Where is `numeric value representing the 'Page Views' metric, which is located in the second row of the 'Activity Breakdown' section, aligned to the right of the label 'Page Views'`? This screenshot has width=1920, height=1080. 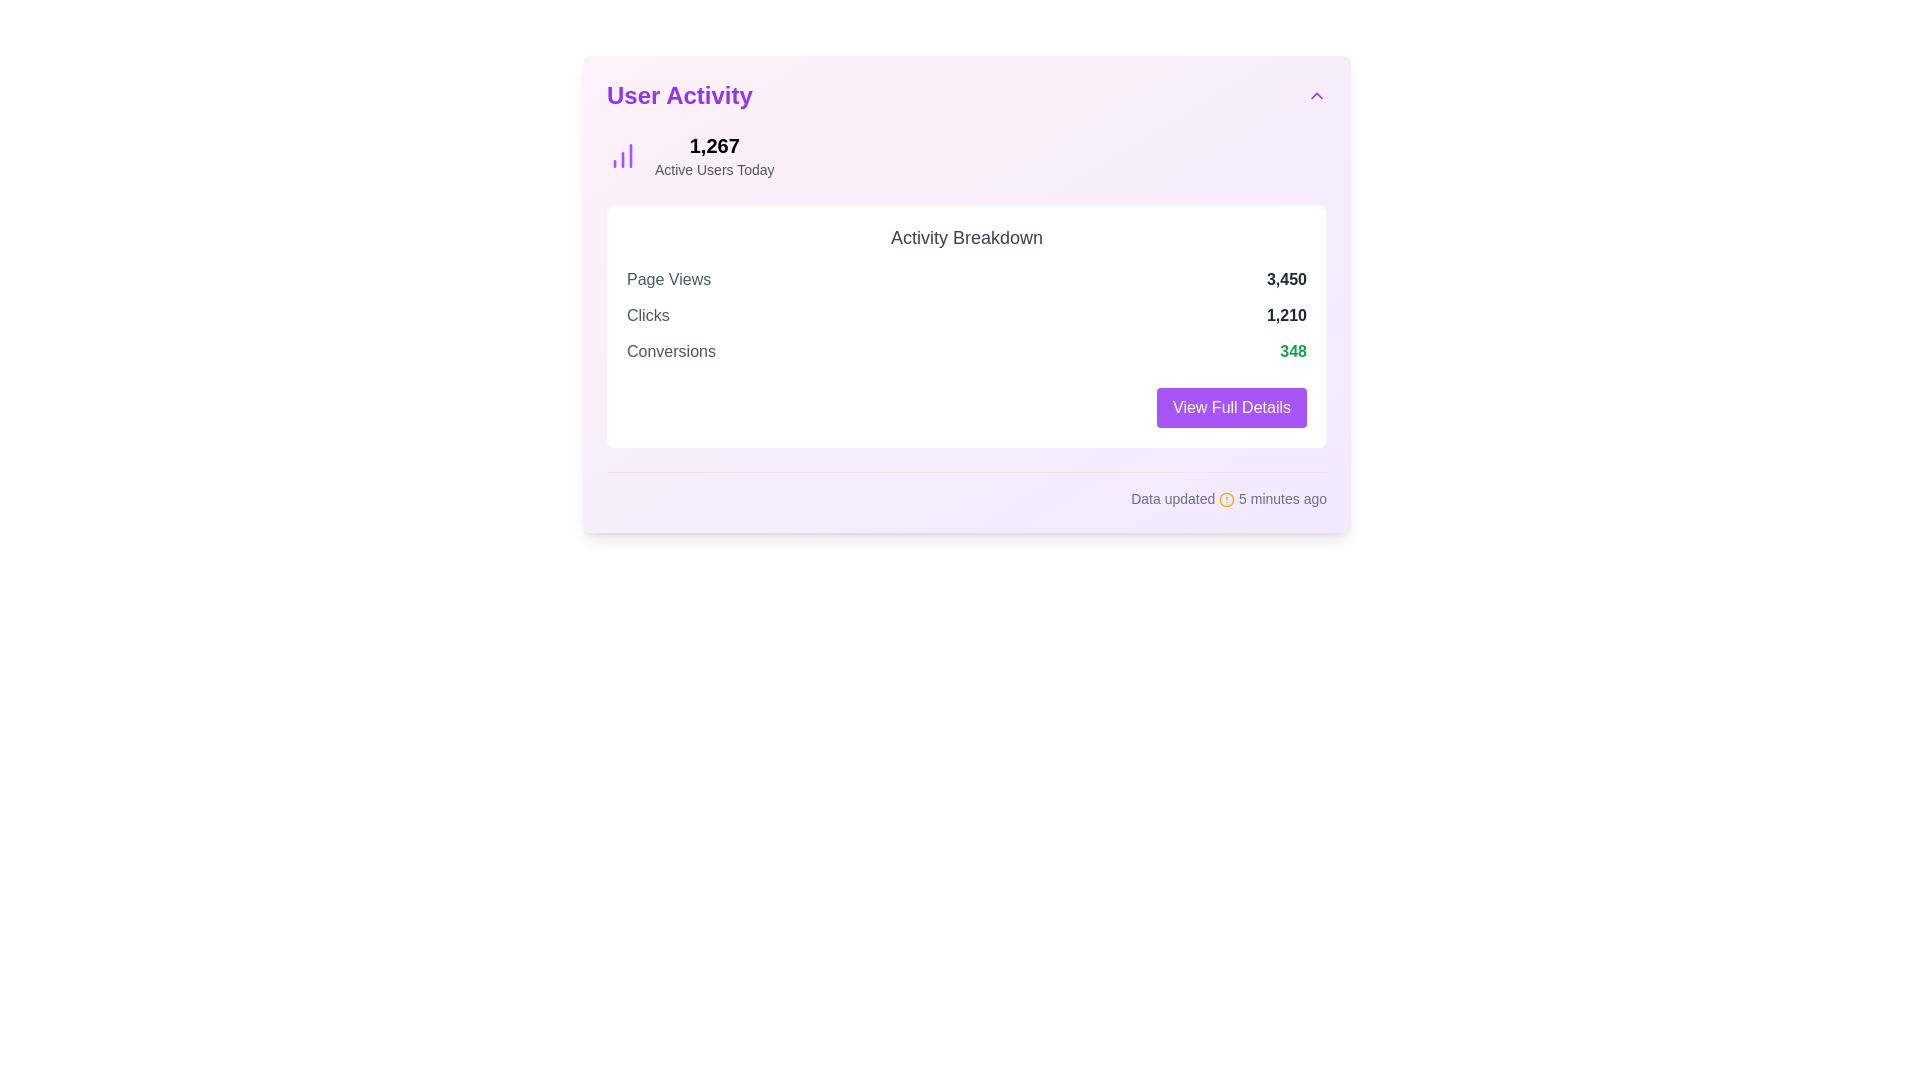 numeric value representing the 'Page Views' metric, which is located in the second row of the 'Activity Breakdown' section, aligned to the right of the label 'Page Views' is located at coordinates (1286, 280).